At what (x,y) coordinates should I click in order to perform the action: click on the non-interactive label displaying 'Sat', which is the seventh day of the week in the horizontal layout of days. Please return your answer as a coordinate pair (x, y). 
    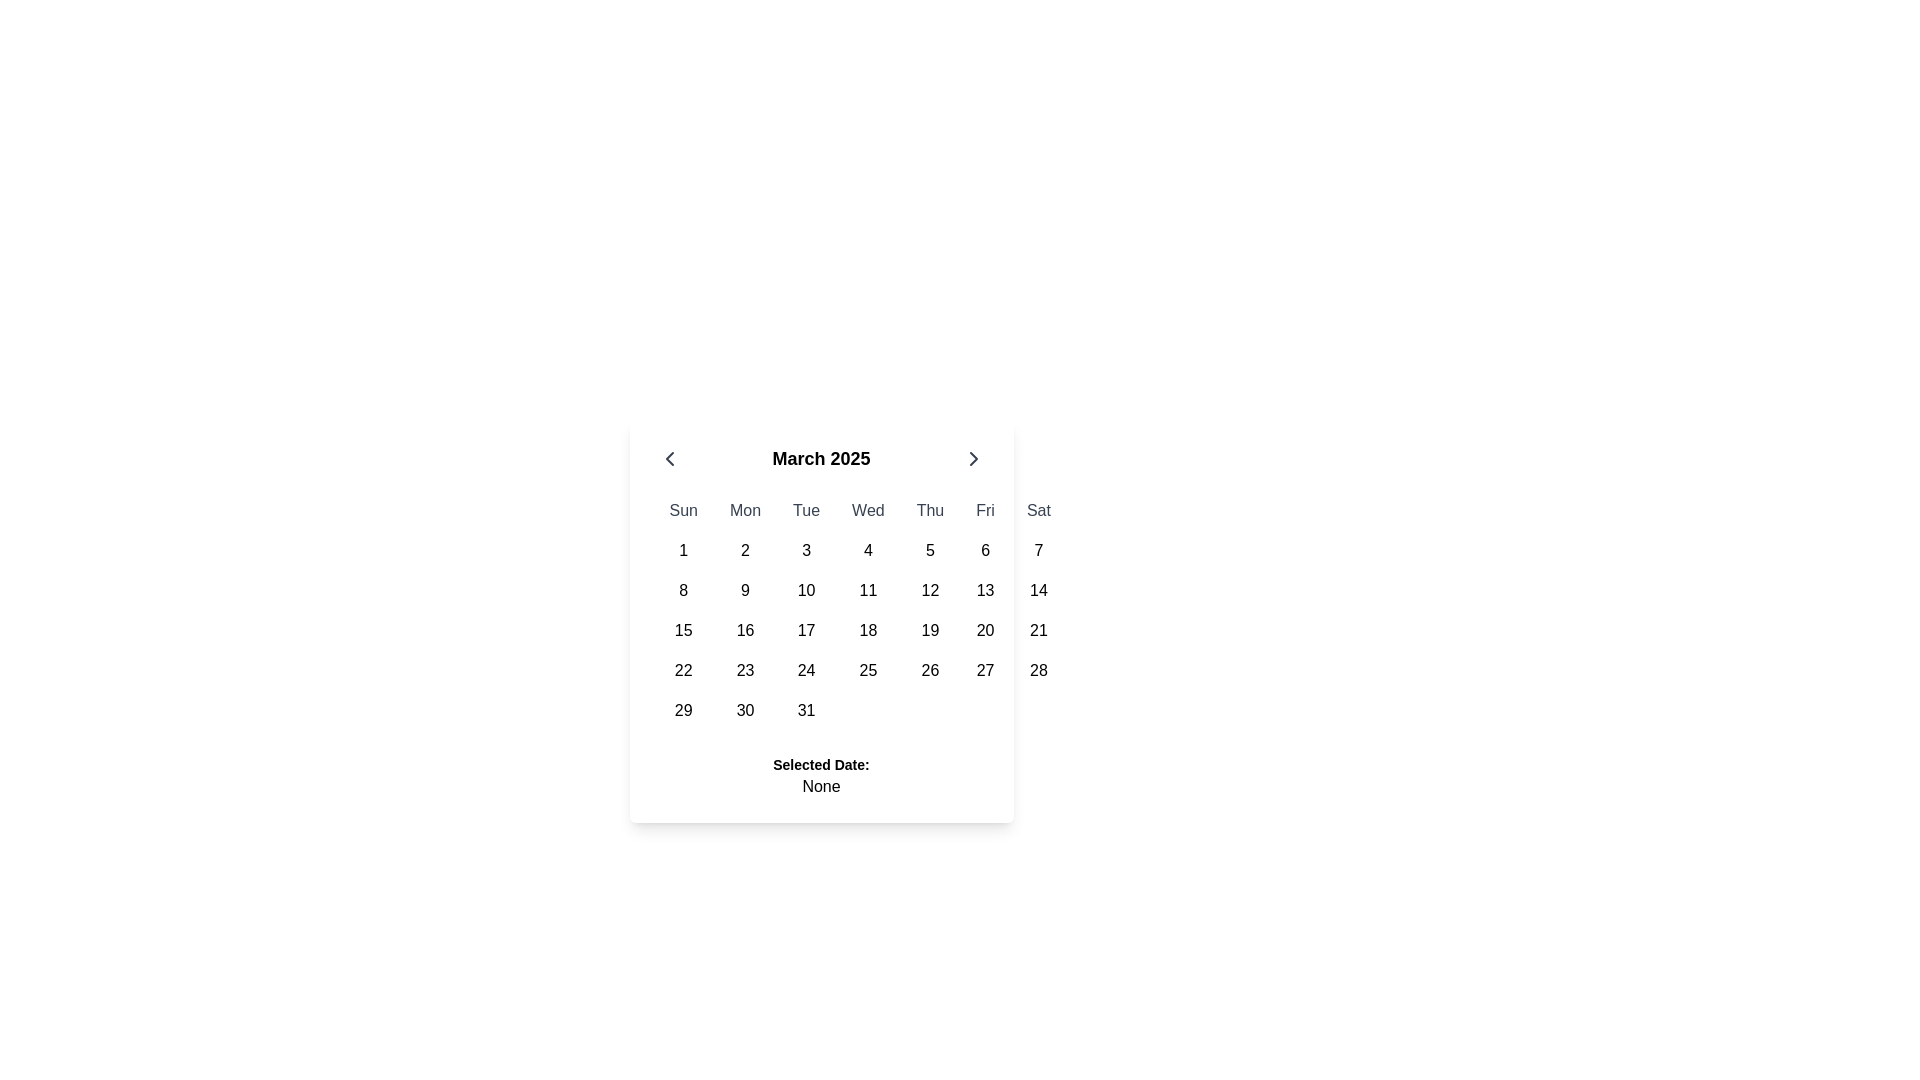
    Looking at the image, I should click on (1038, 509).